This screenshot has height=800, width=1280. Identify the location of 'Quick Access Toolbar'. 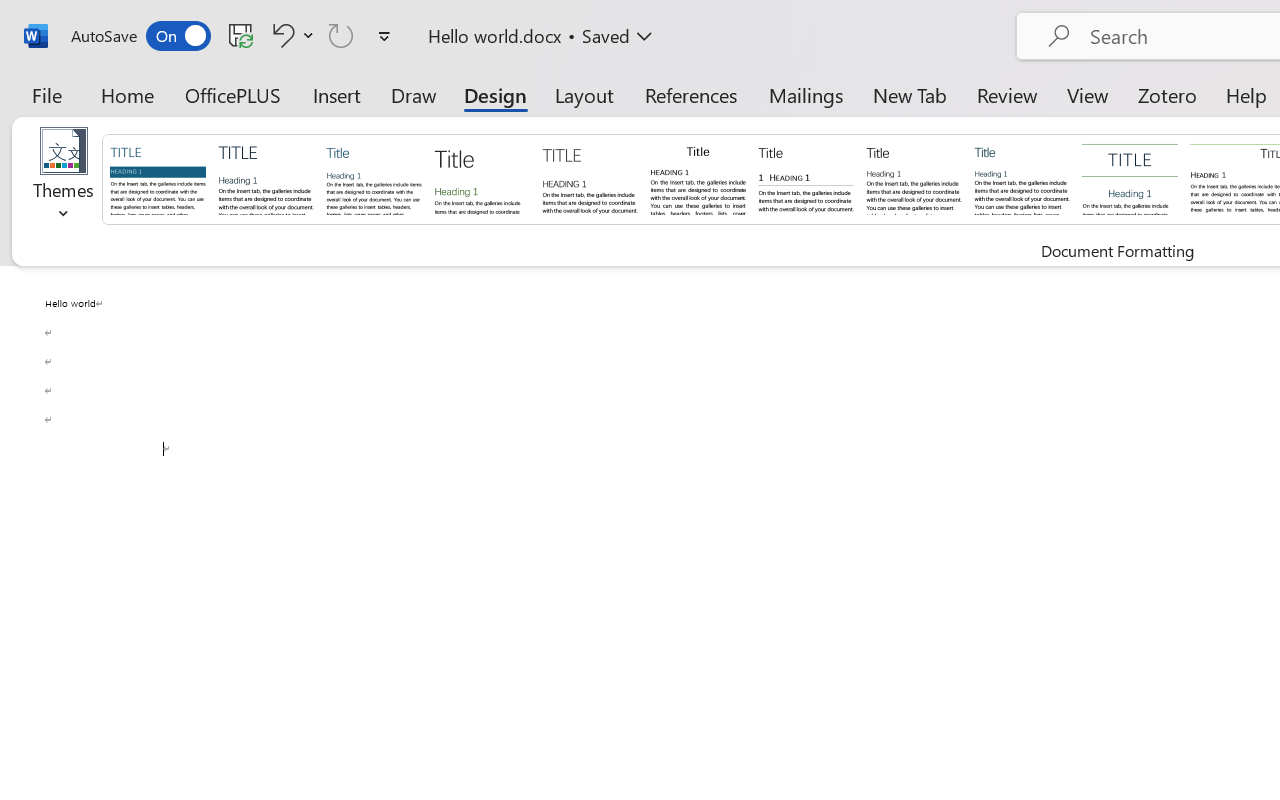
(234, 35).